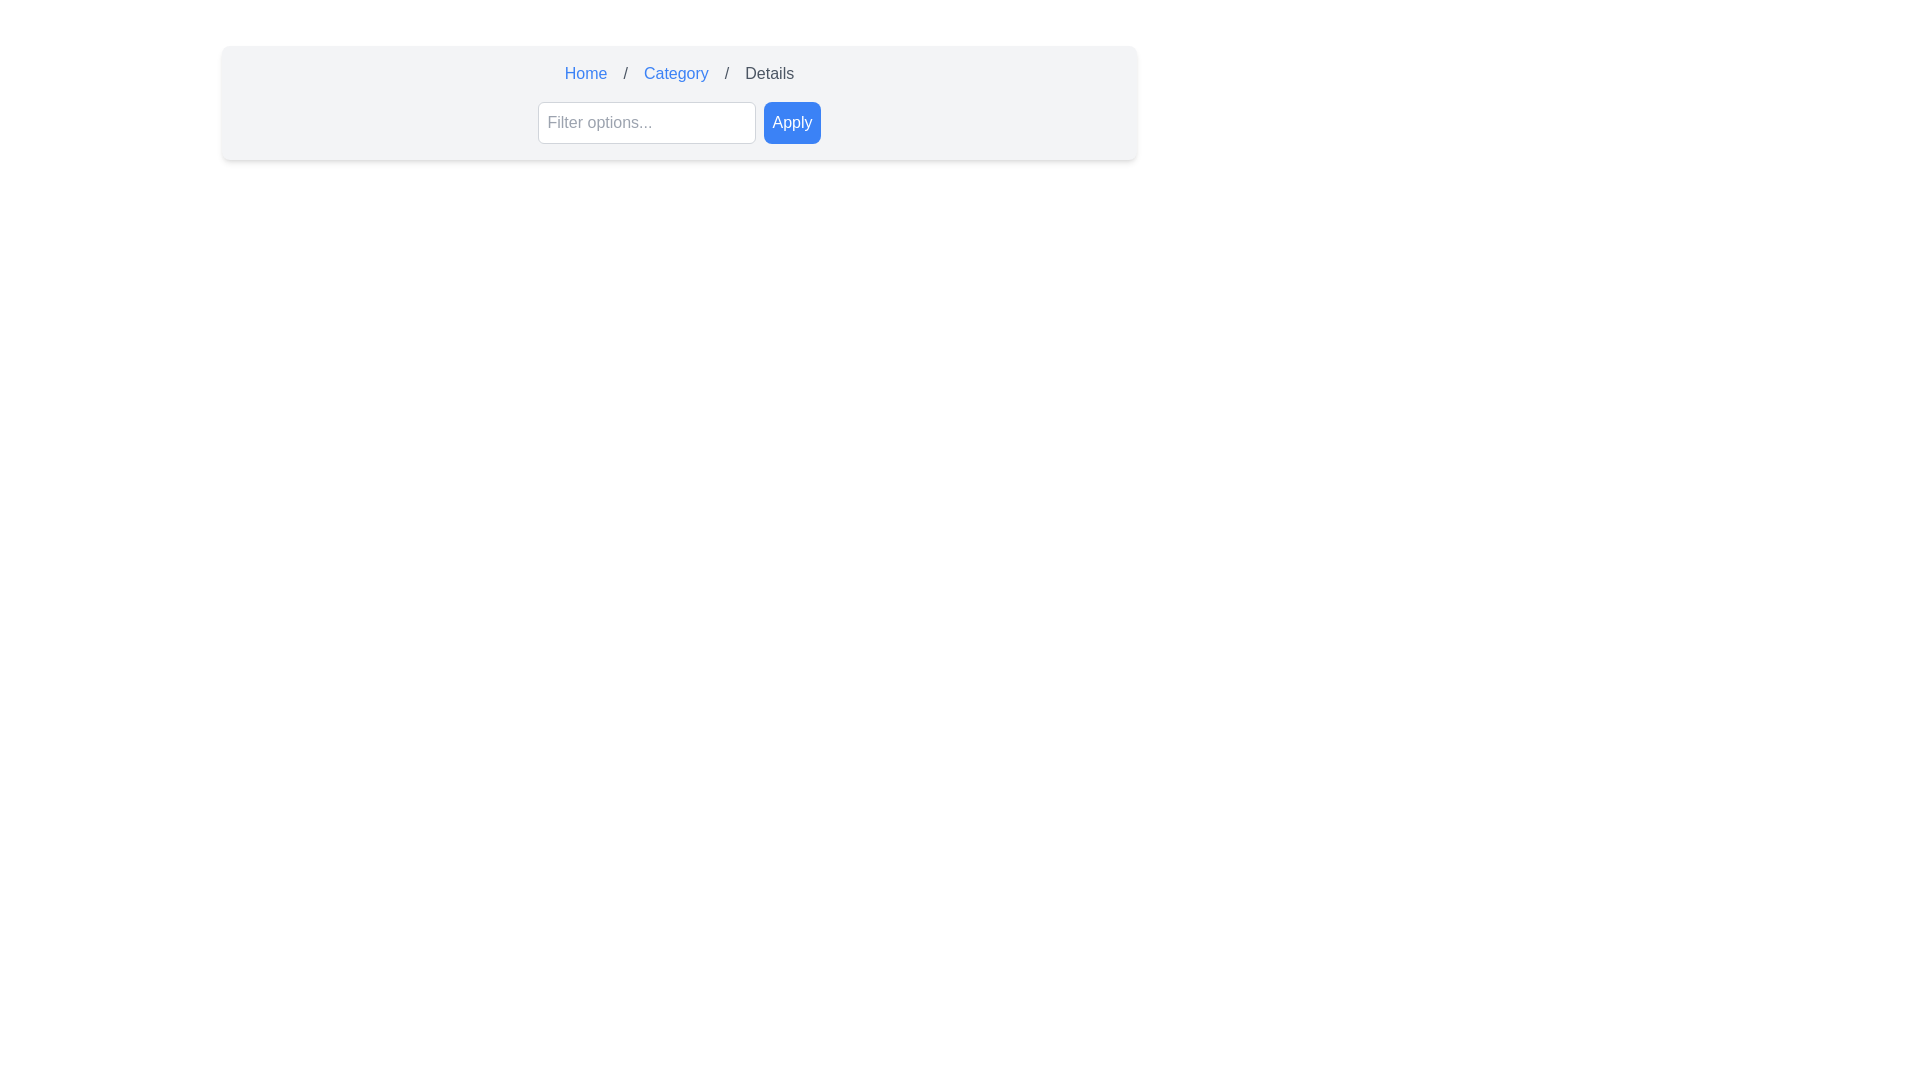 This screenshot has width=1920, height=1080. What do you see at coordinates (768, 72) in the screenshot?
I see `the static text label indicating the current location in the breadcrumb navigation trail, which is positioned in the upper-right section of the navigation bar` at bounding box center [768, 72].